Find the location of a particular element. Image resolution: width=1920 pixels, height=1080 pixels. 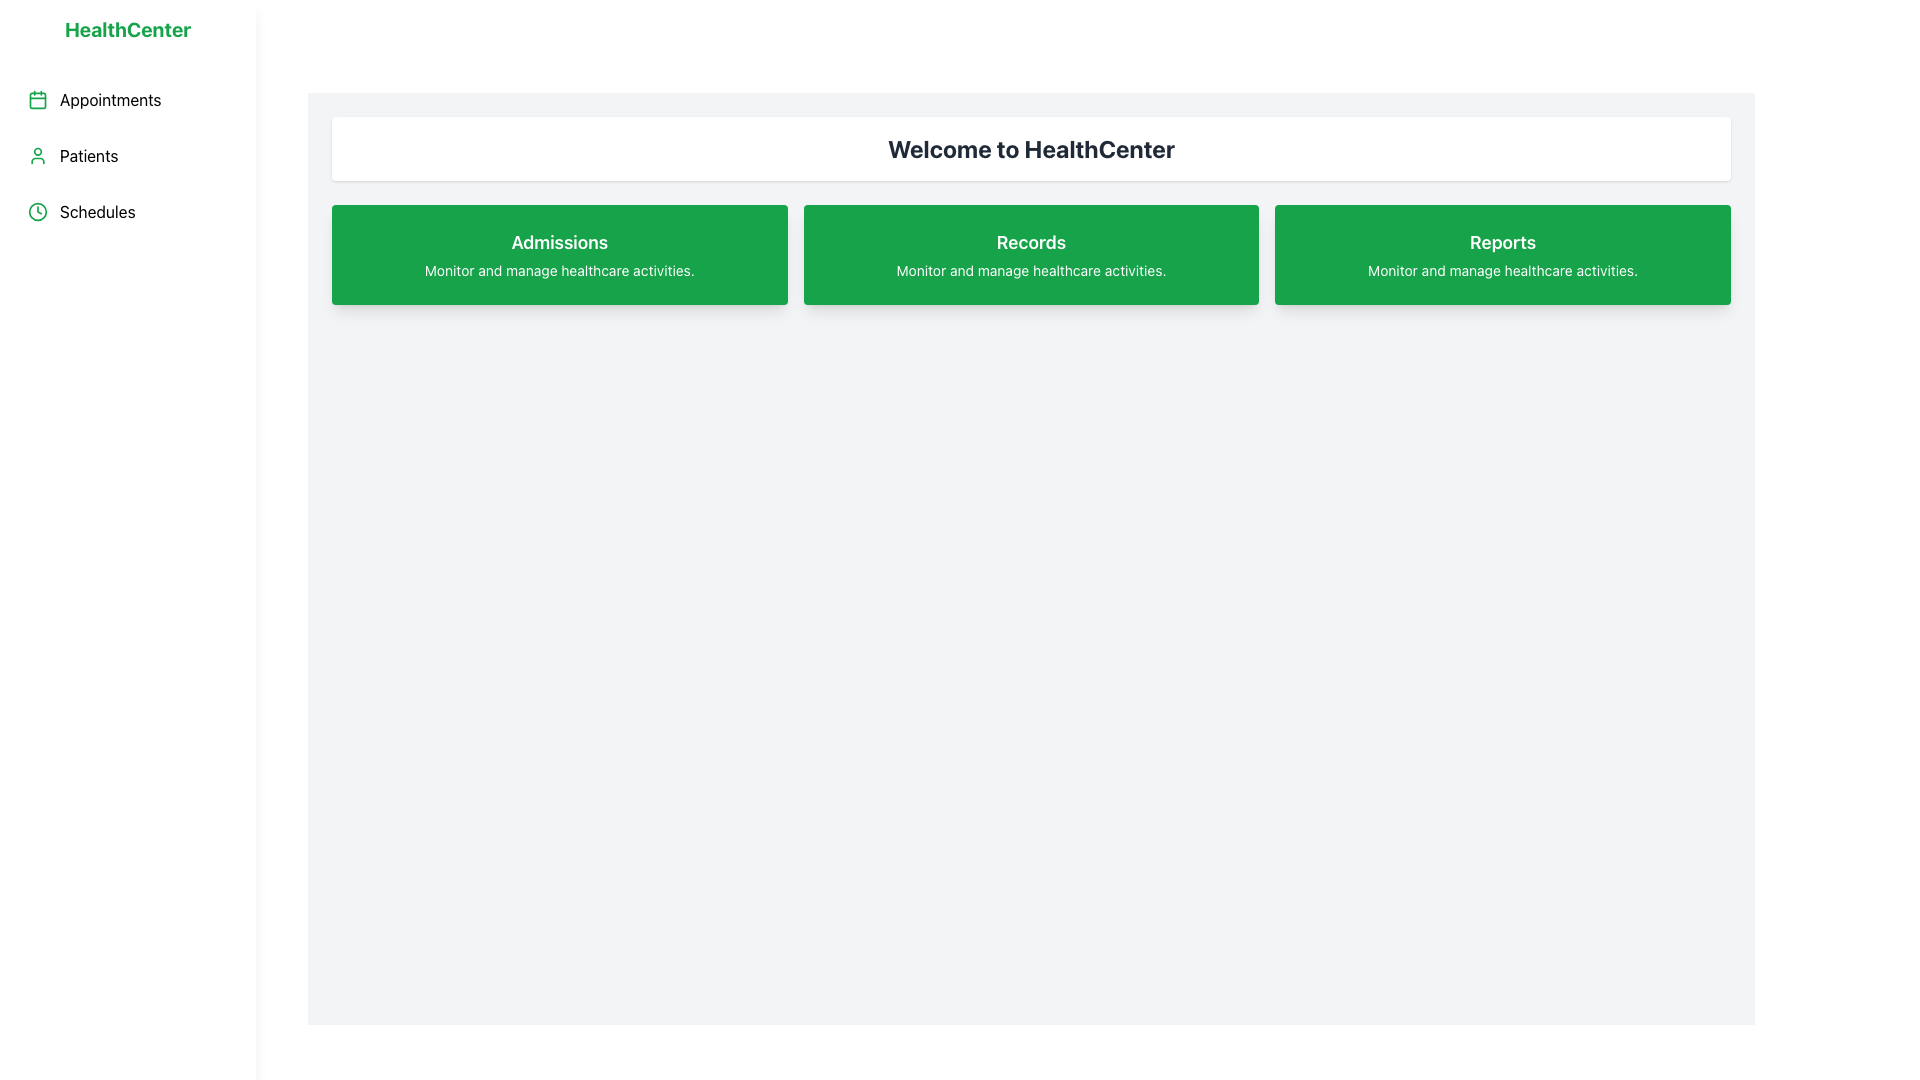

the second Informational Card in the card grid layout is located at coordinates (1031, 253).